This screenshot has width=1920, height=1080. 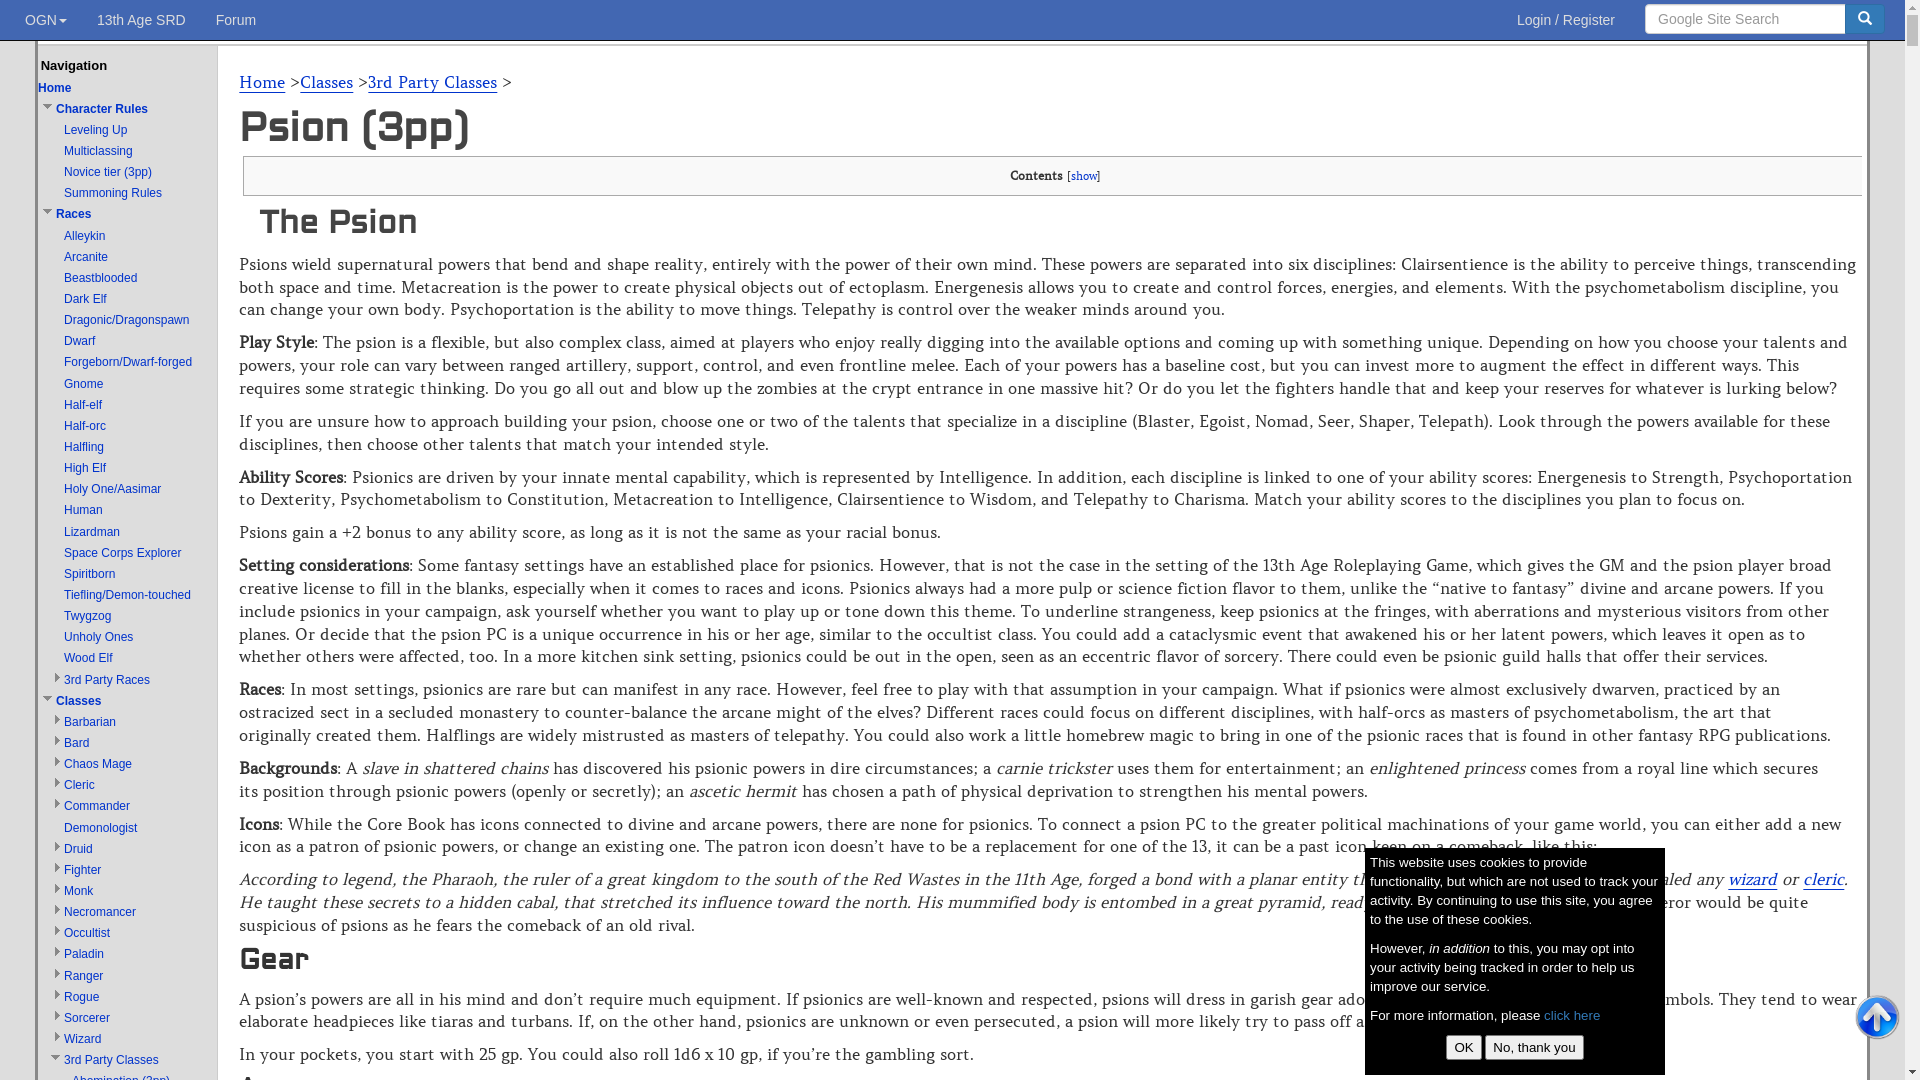 I want to click on 'Barbarian', so click(x=63, y=721).